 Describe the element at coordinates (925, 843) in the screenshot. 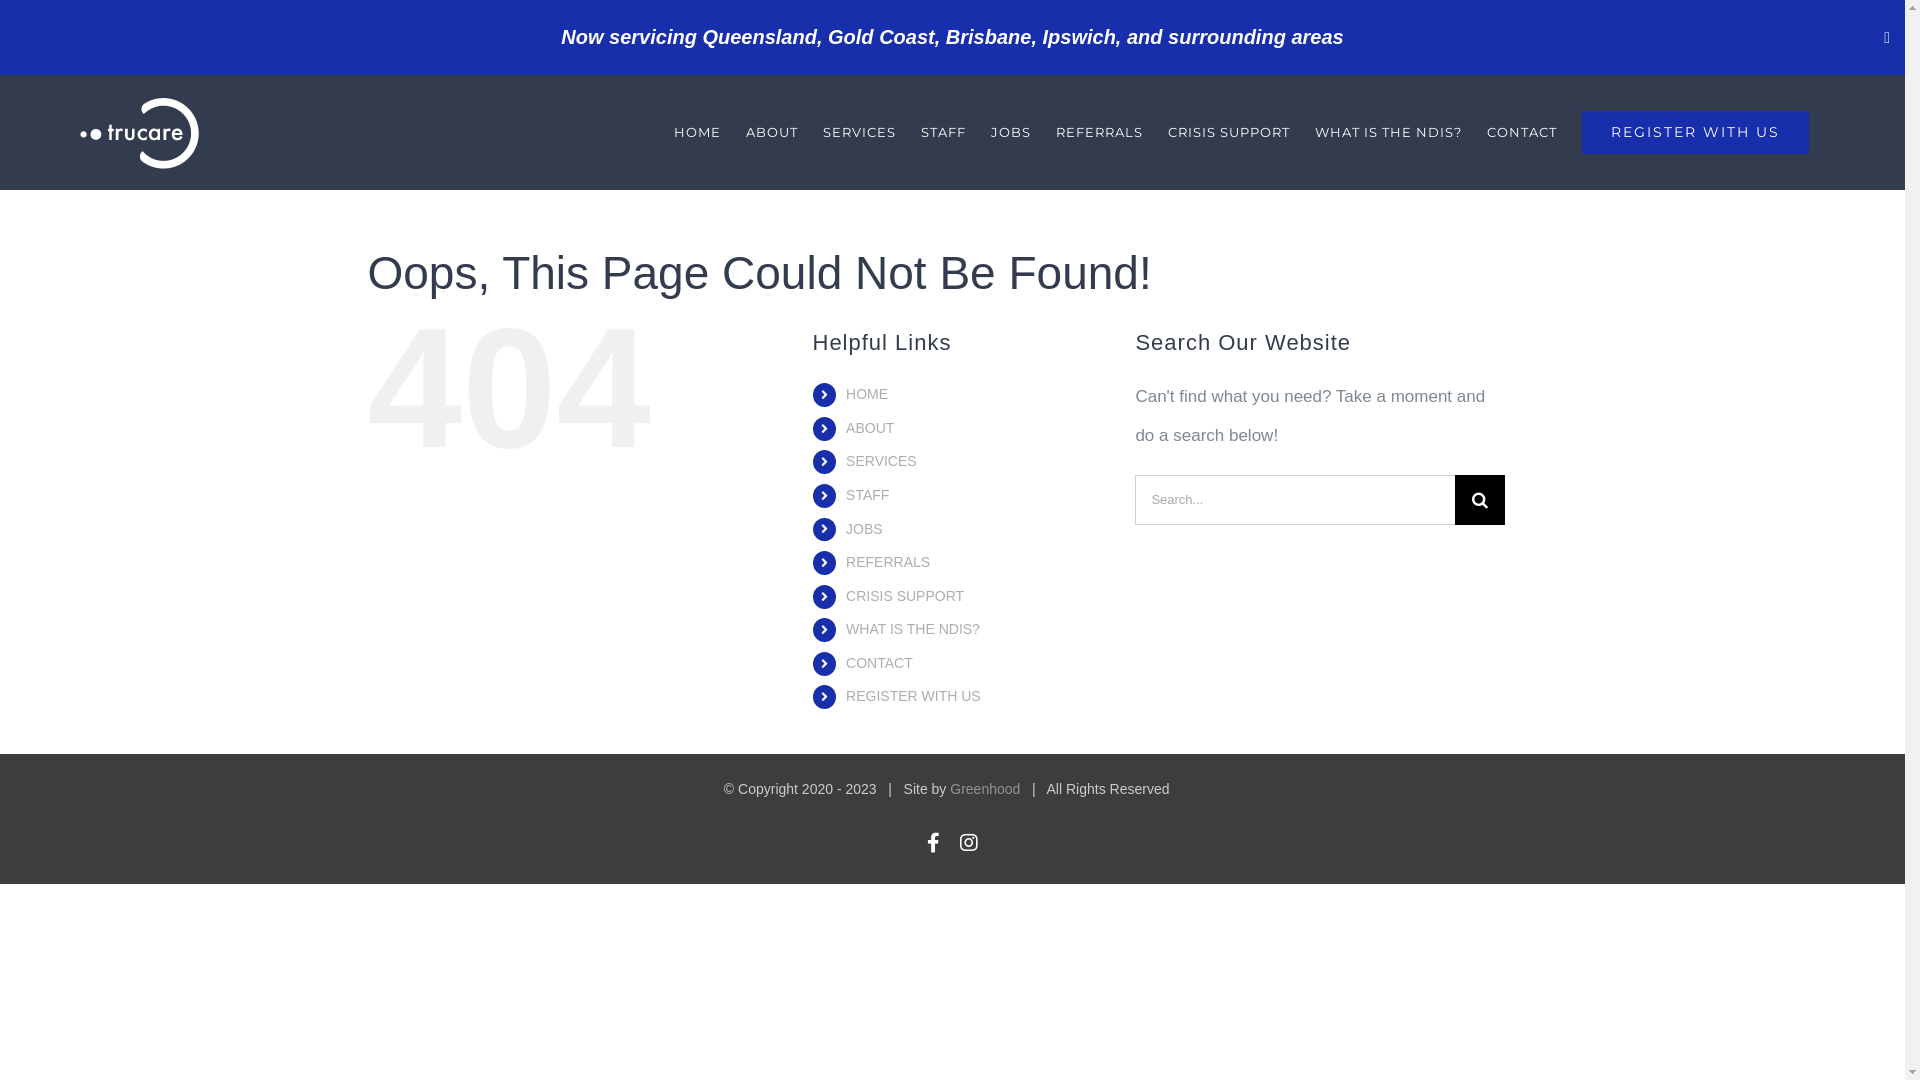

I see `'Facebook'` at that location.